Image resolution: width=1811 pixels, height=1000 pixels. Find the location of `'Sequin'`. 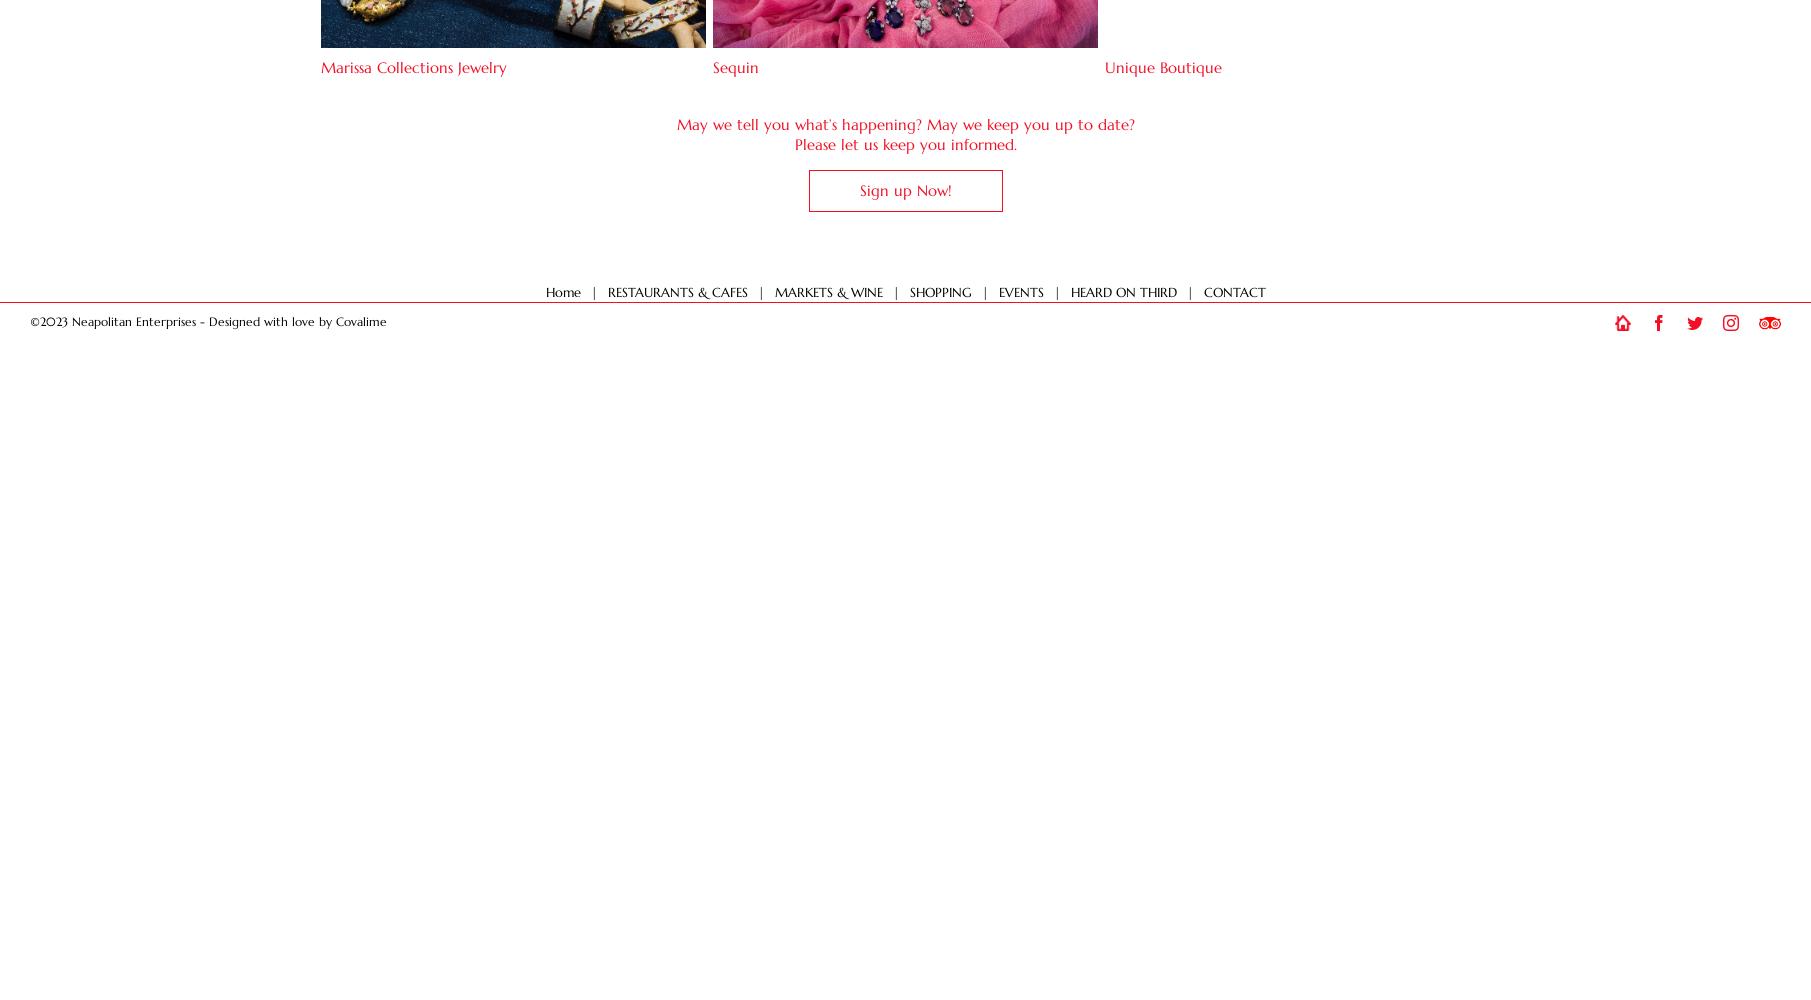

'Sequin' is located at coordinates (734, 66).